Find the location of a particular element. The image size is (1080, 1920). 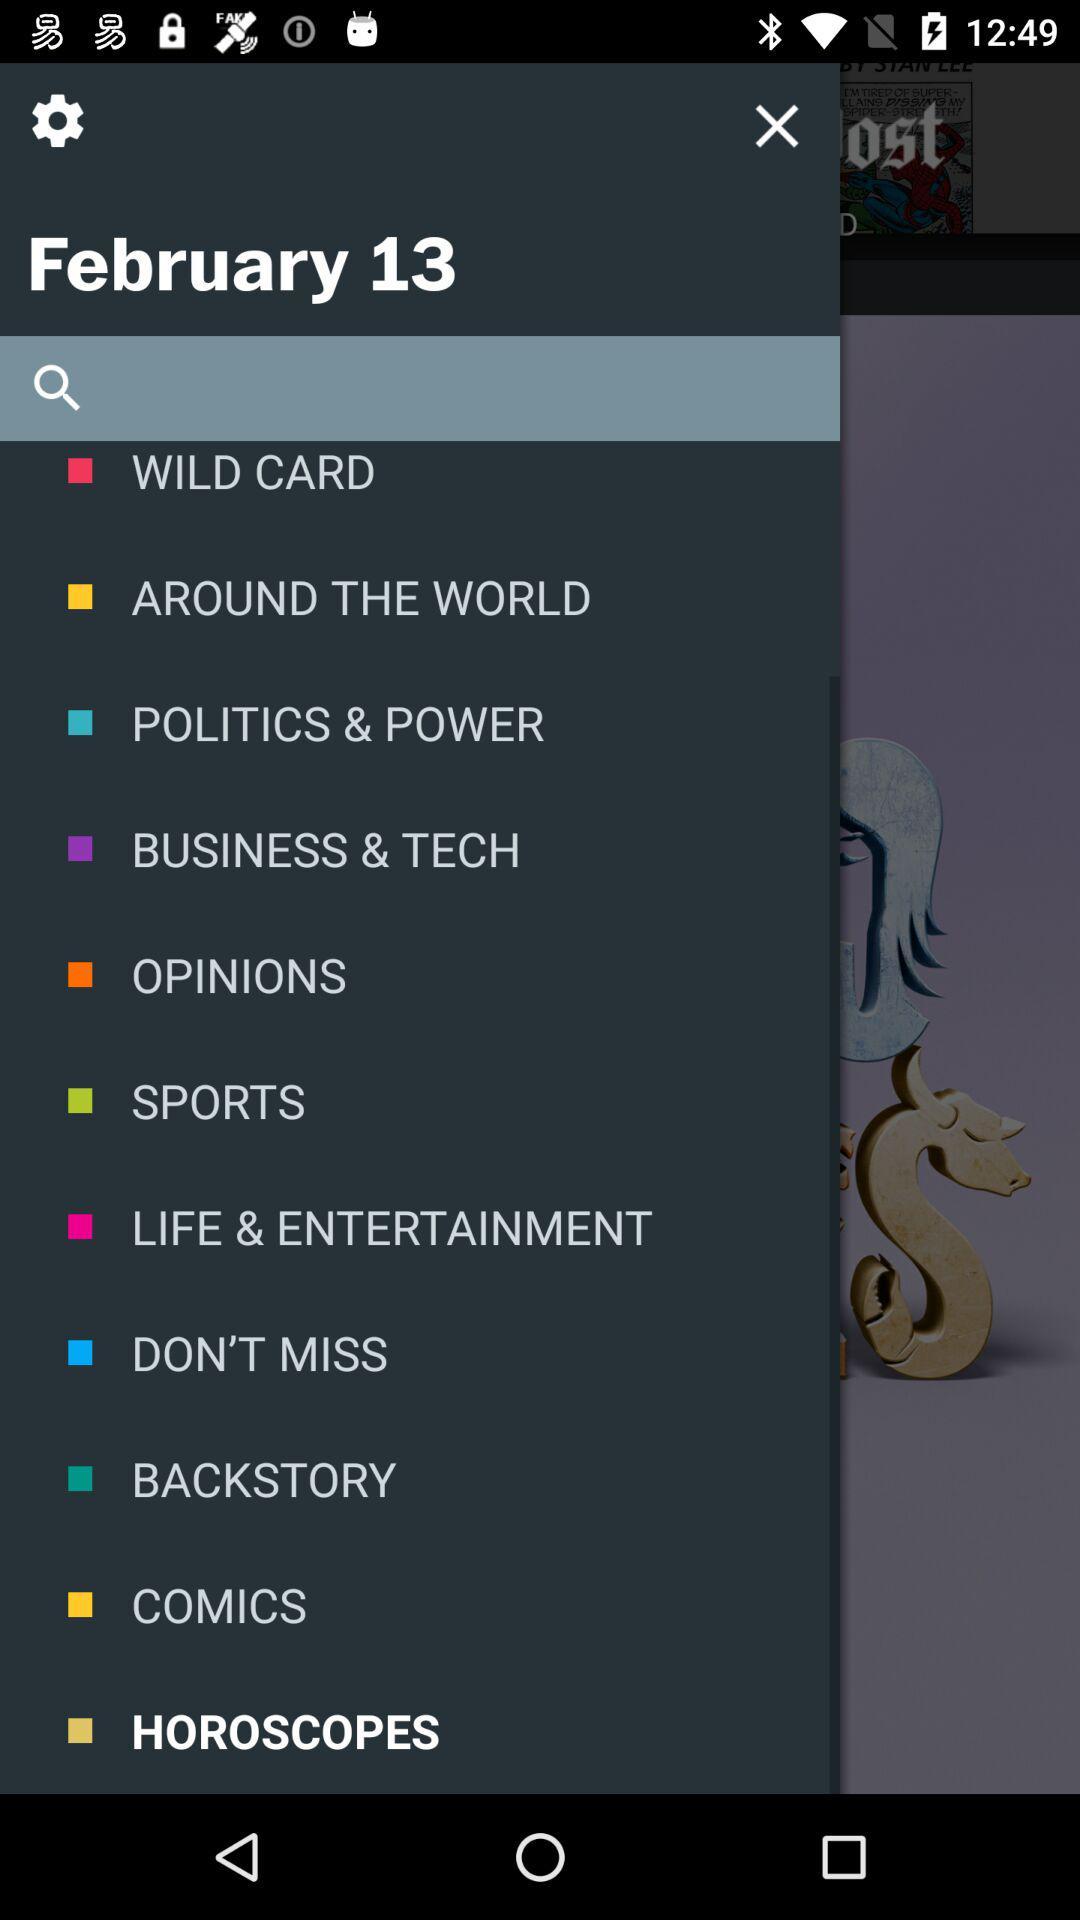

use search function is located at coordinates (419, 388).